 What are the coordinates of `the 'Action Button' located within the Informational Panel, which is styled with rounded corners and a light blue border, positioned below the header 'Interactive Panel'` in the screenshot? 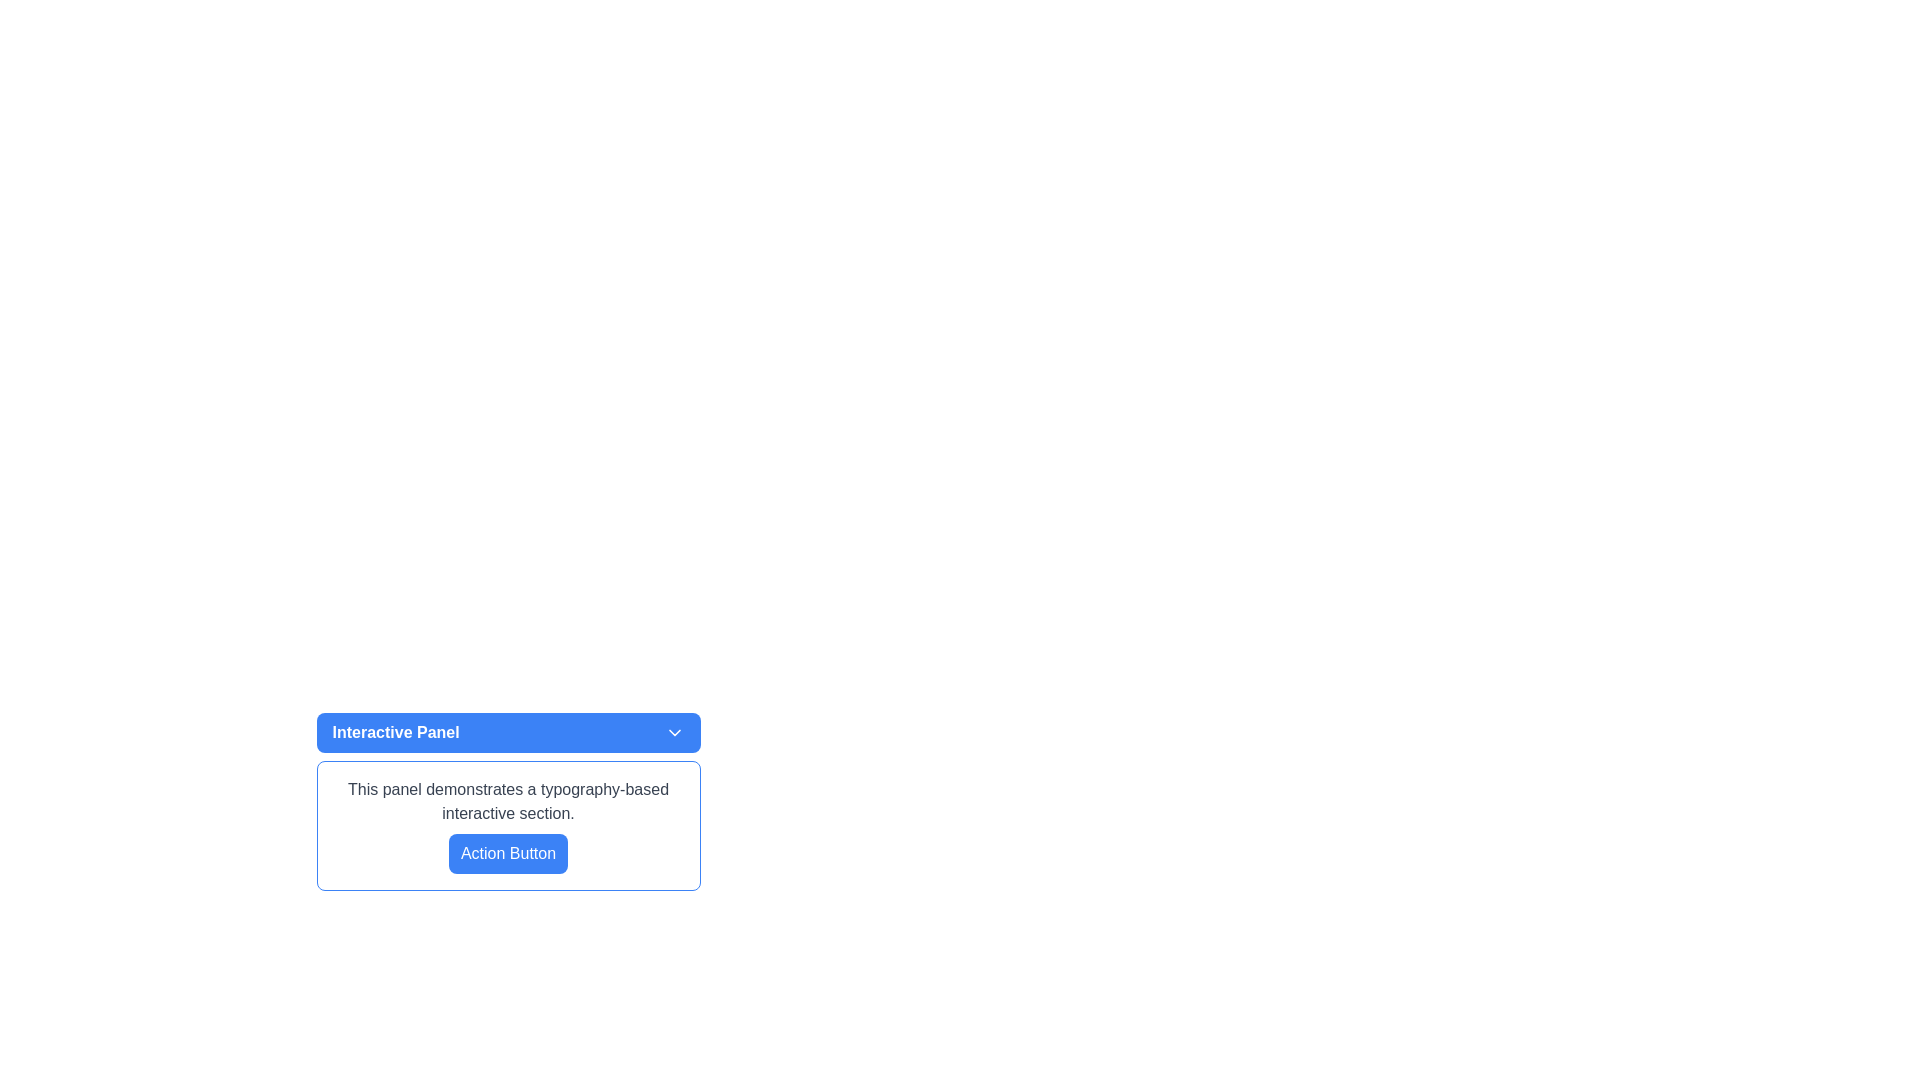 It's located at (508, 825).